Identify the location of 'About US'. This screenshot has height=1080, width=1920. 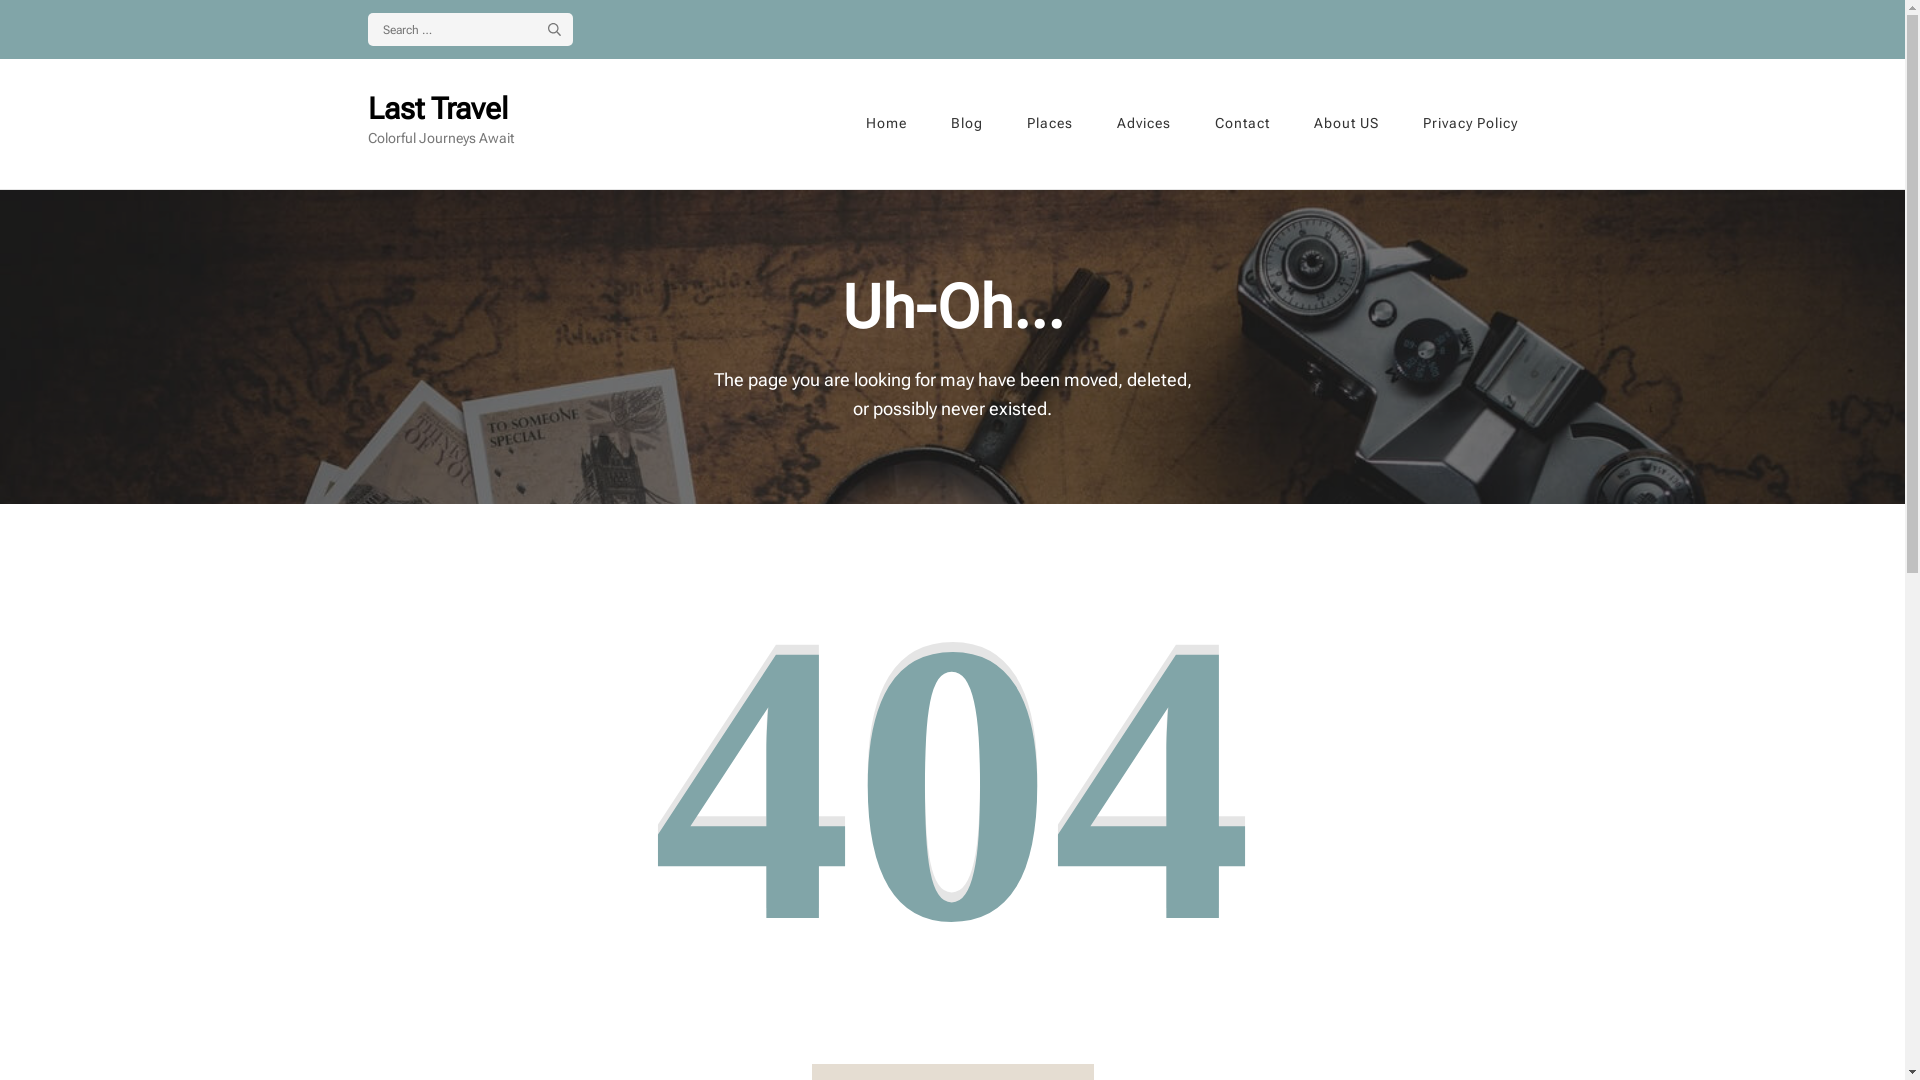
(1294, 123).